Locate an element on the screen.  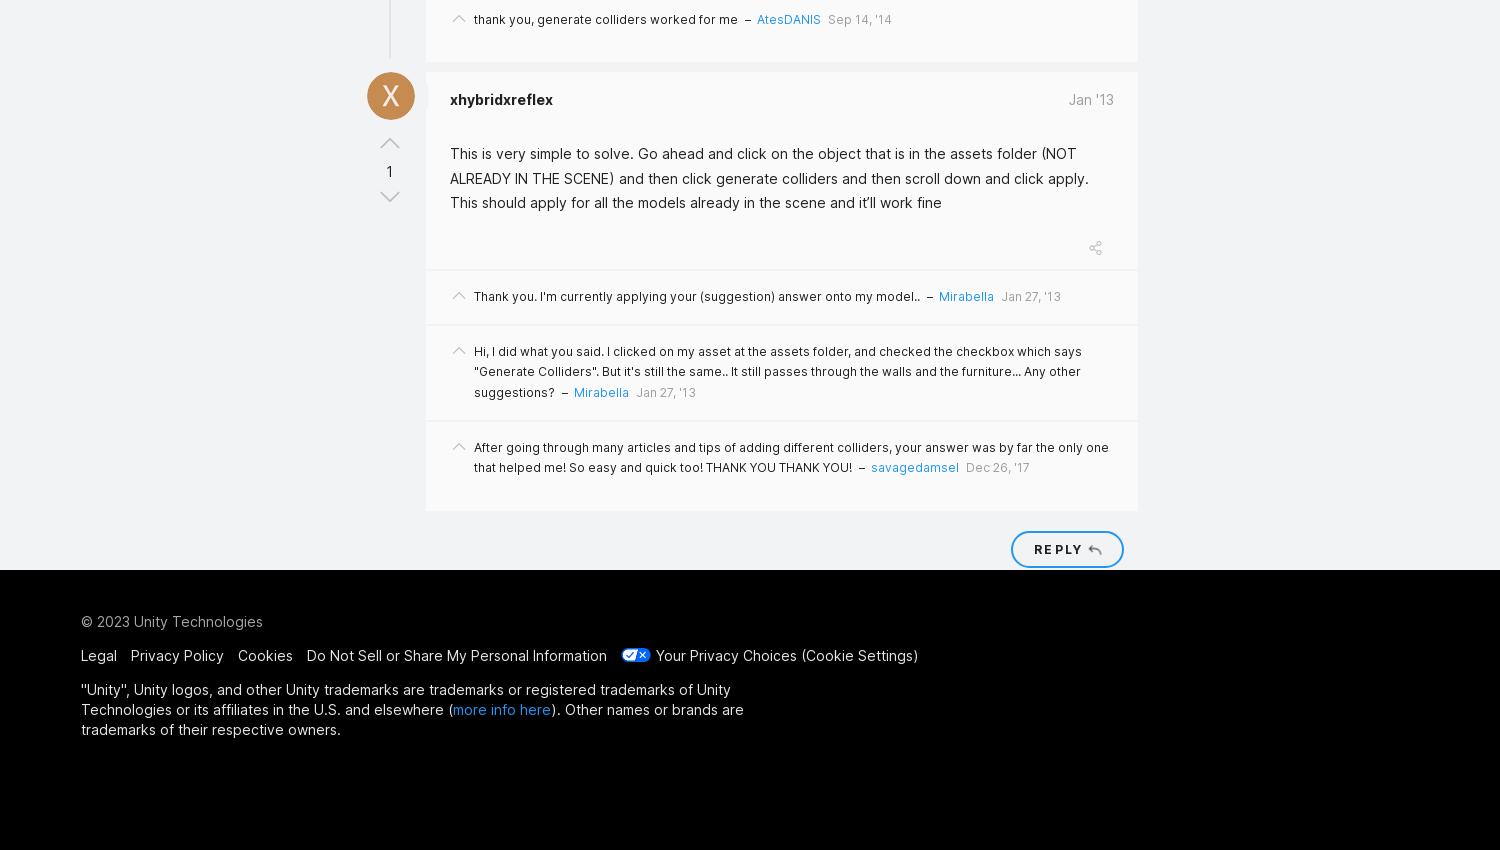
'thank you, generate colliders worked for me' is located at coordinates (605, 17).